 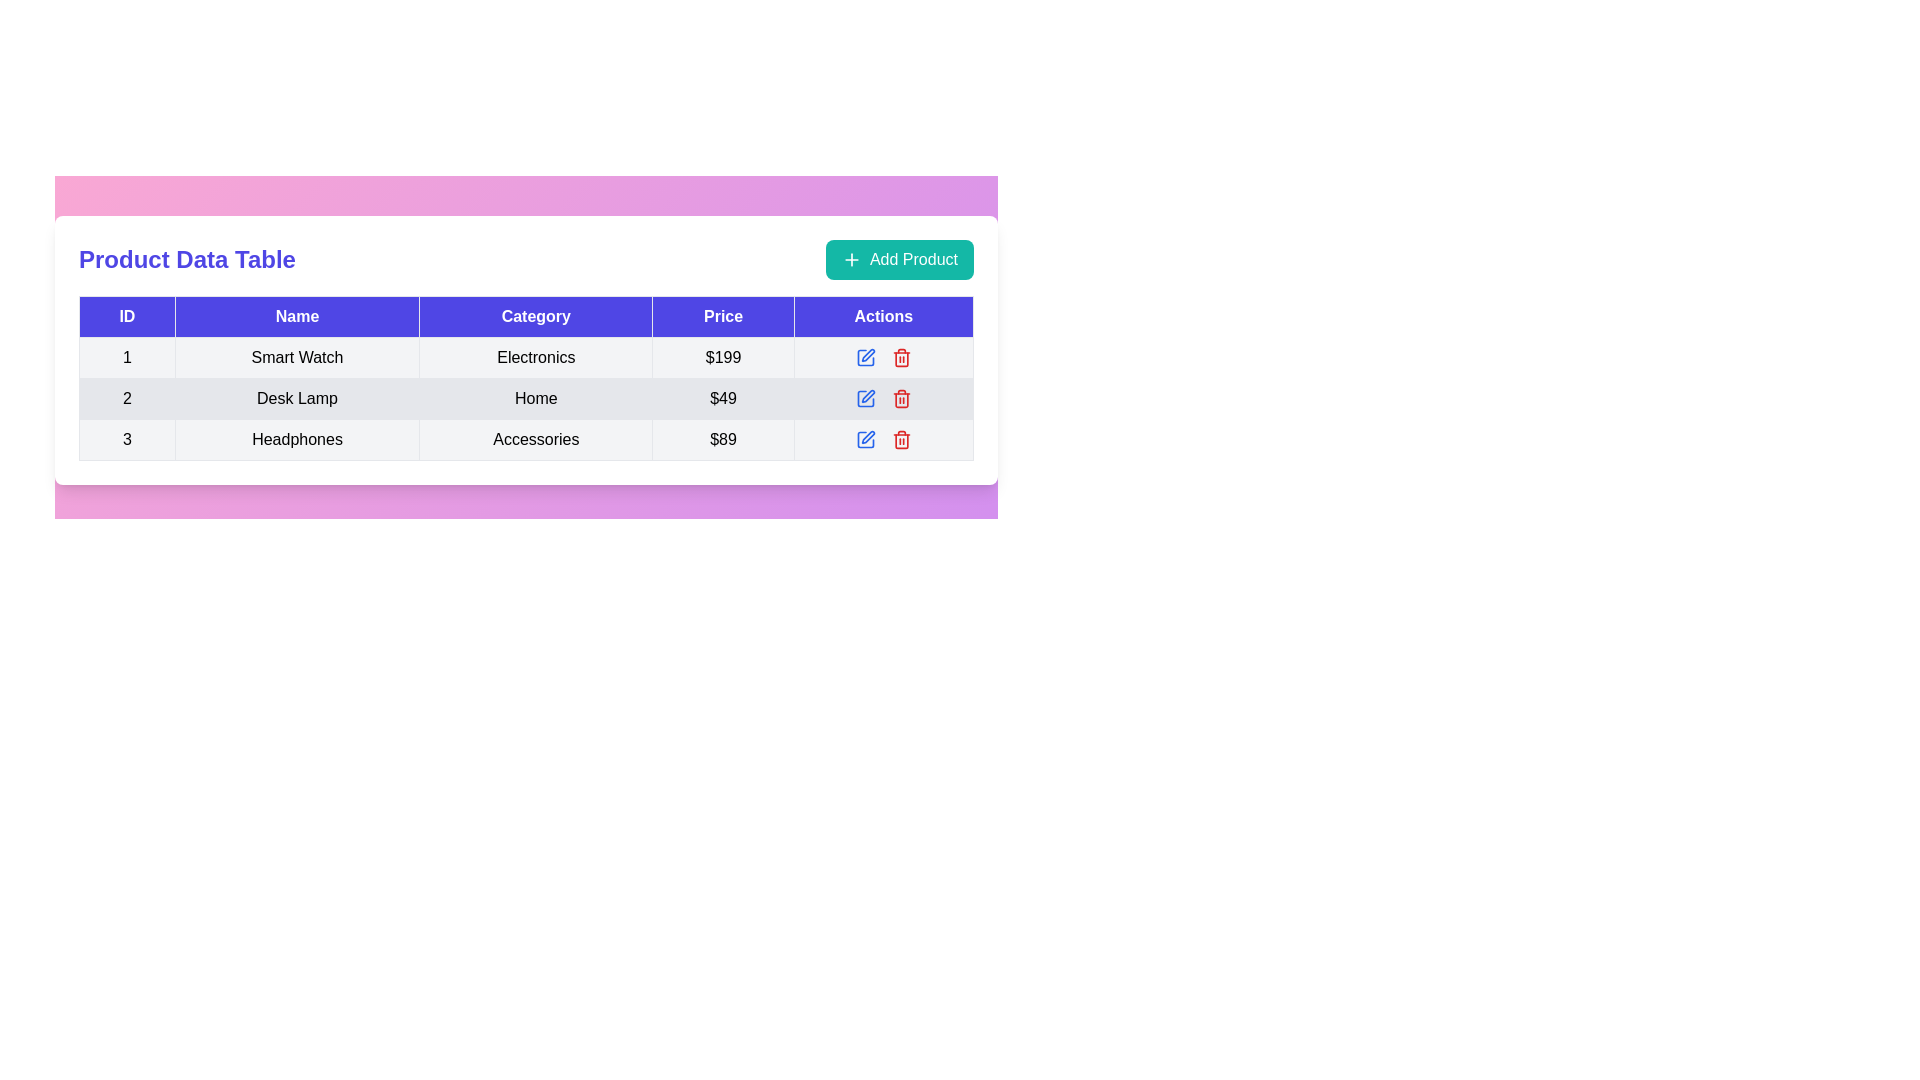 I want to click on the plus sign icon with a teal background located within the 'Add Product' button to trigger potential visual effects, so click(x=851, y=258).